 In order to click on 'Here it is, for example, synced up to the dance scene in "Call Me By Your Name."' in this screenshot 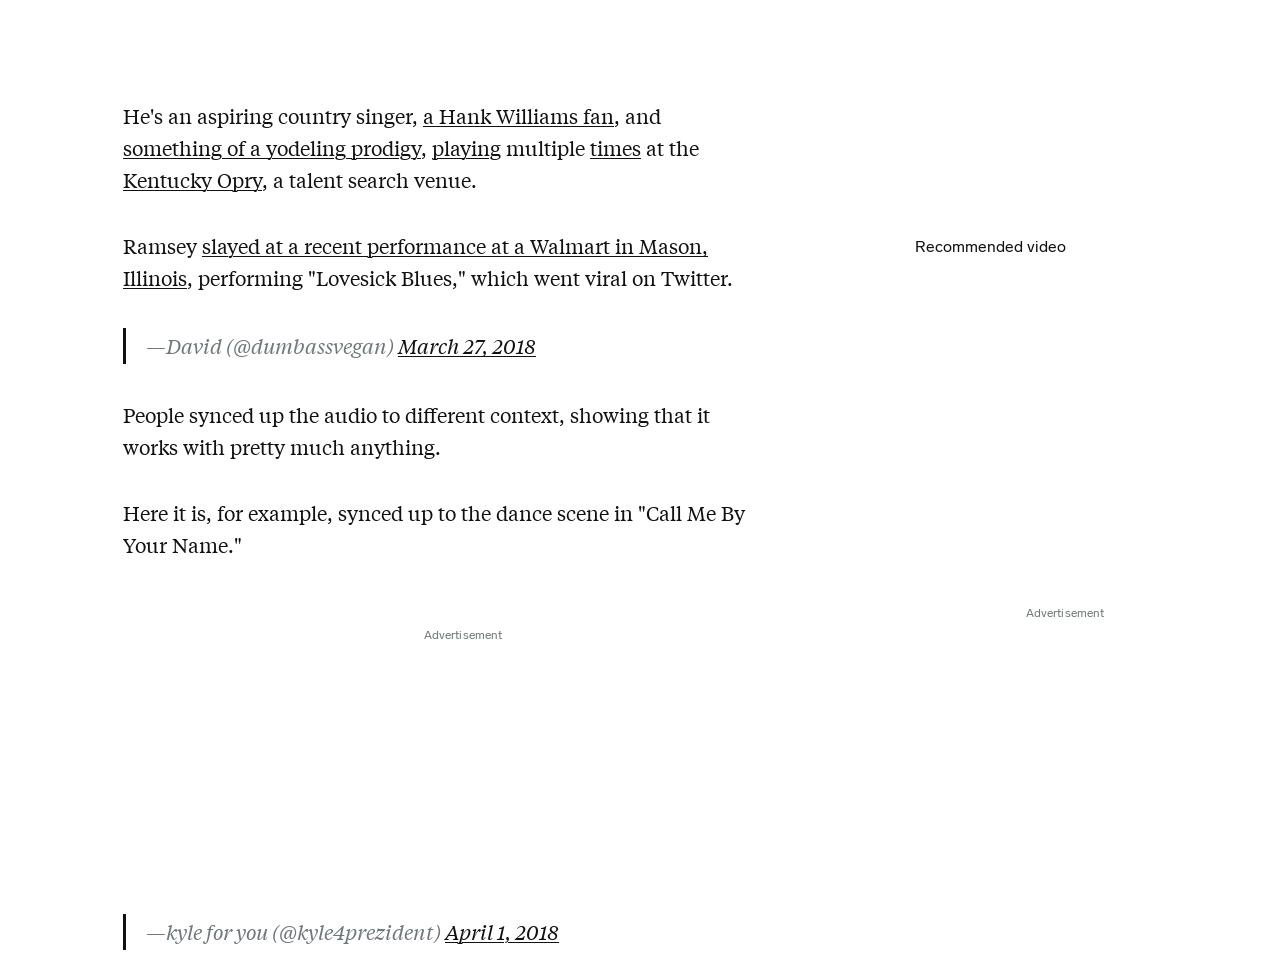, I will do `click(433, 528)`.